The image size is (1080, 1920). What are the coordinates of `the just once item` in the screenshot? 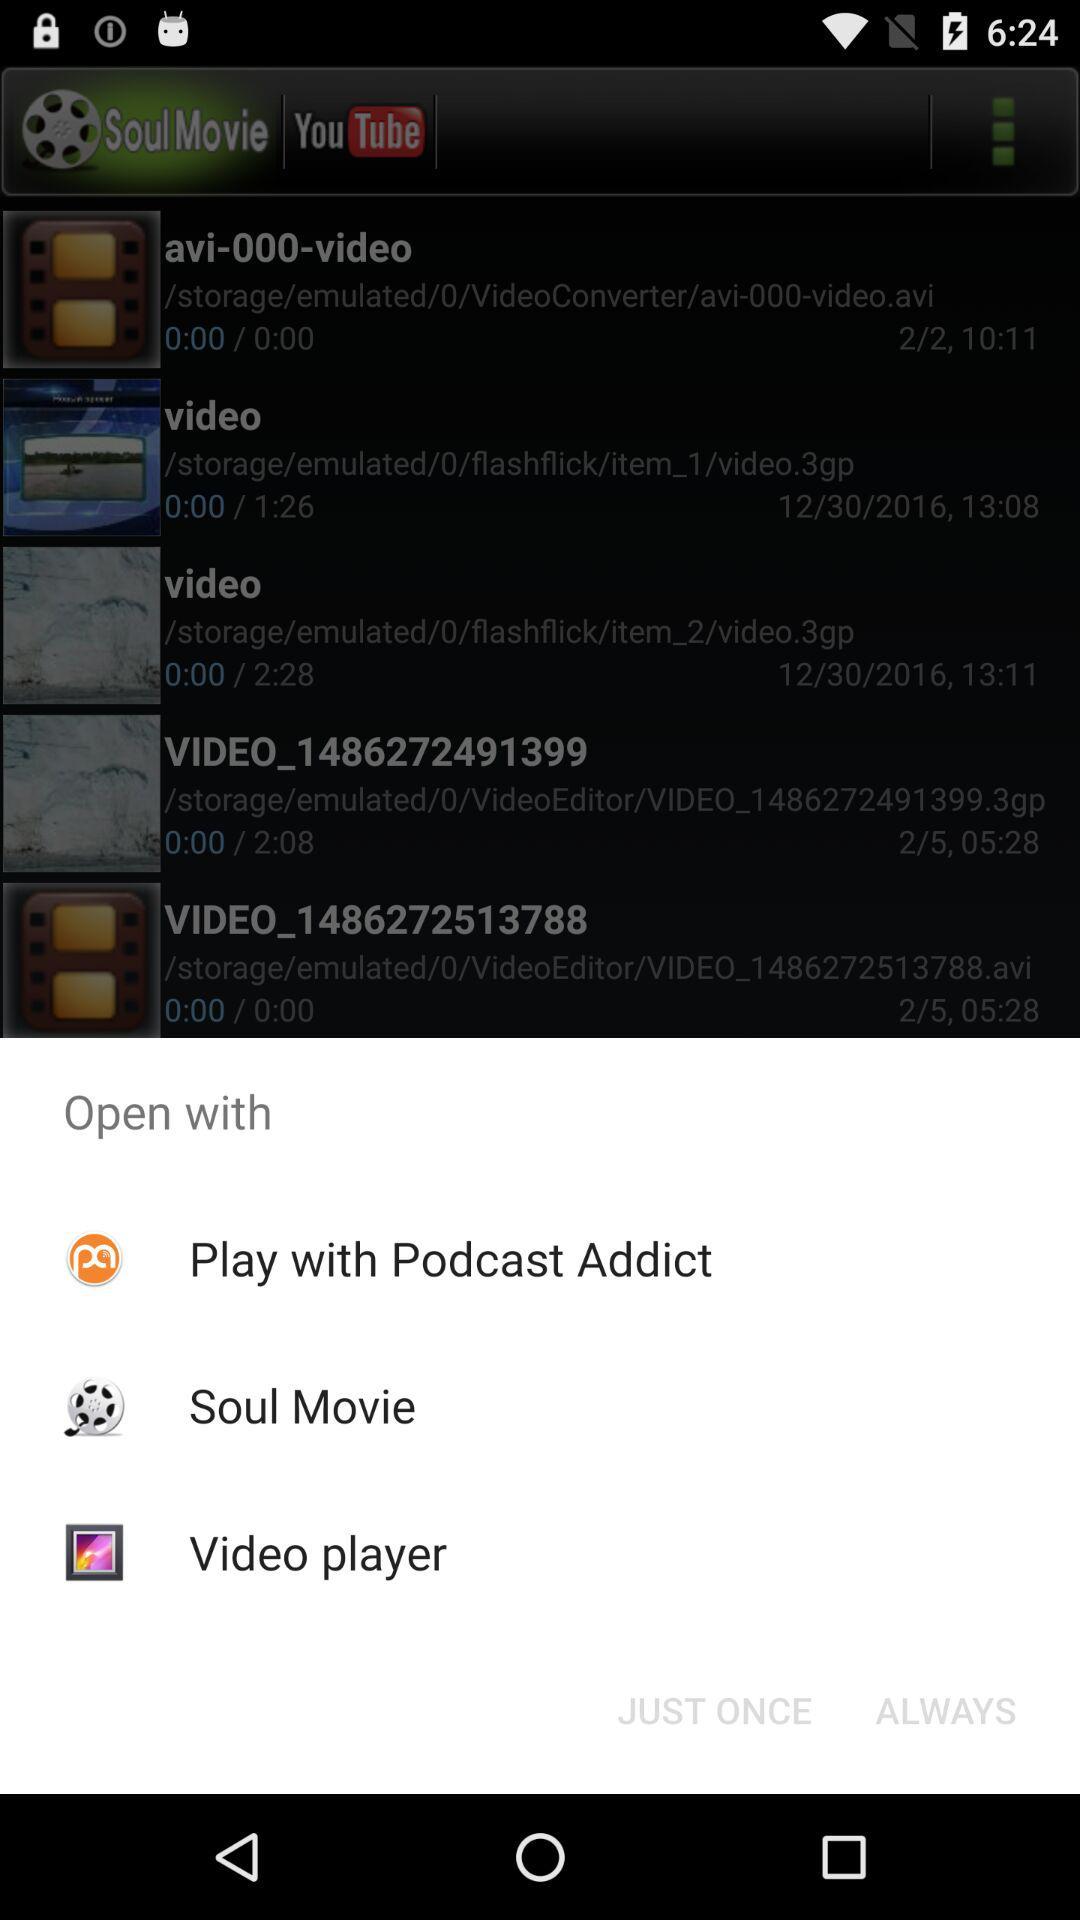 It's located at (713, 1708).